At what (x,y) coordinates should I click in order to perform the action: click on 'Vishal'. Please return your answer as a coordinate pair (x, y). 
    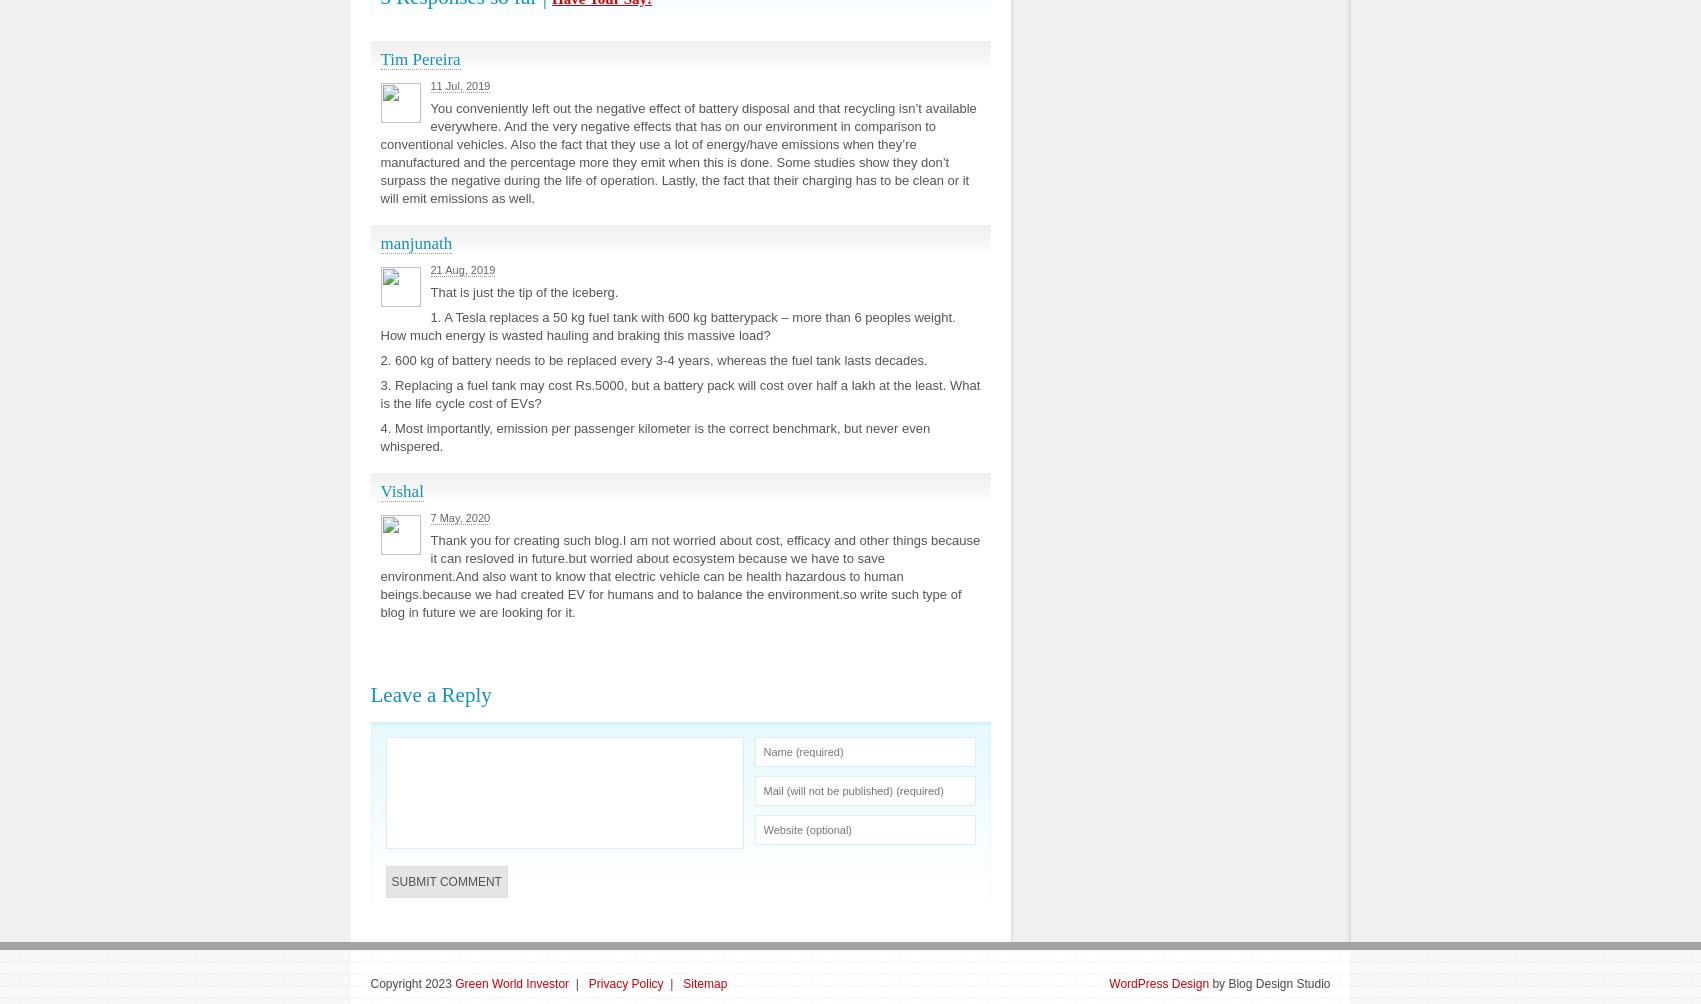
    Looking at the image, I should click on (400, 490).